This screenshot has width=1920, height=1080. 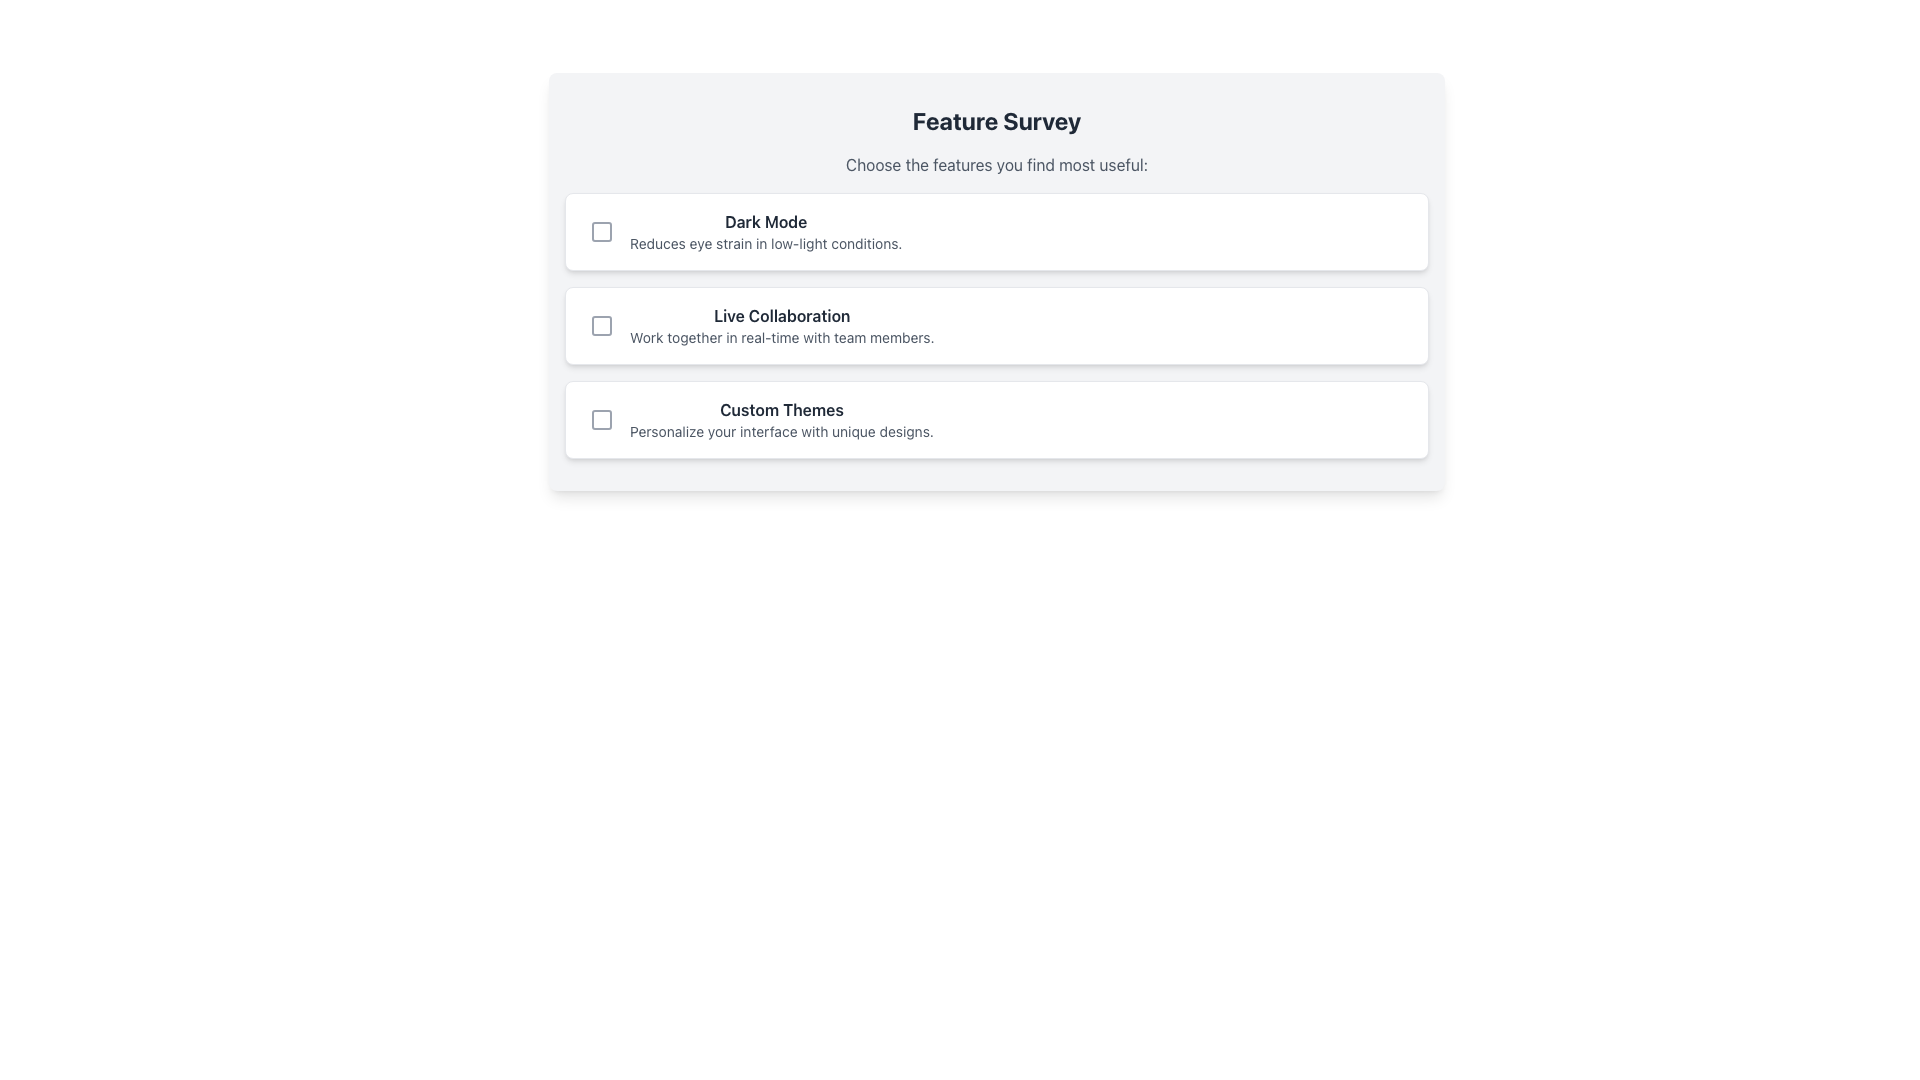 I want to click on the checkbox for 'Dark Mode', which functions as a toggle option for selecting or deselecting this feature, so click(x=600, y=230).